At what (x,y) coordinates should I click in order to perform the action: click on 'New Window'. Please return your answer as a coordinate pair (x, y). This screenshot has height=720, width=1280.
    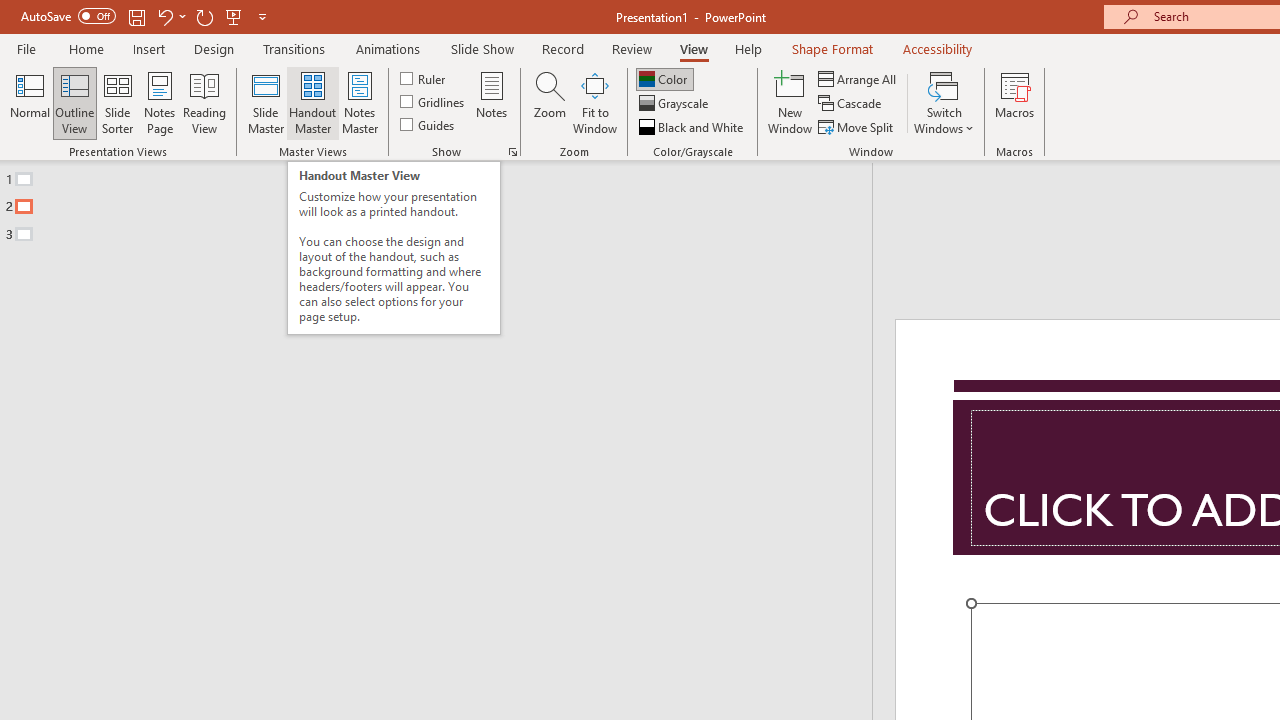
    Looking at the image, I should click on (789, 103).